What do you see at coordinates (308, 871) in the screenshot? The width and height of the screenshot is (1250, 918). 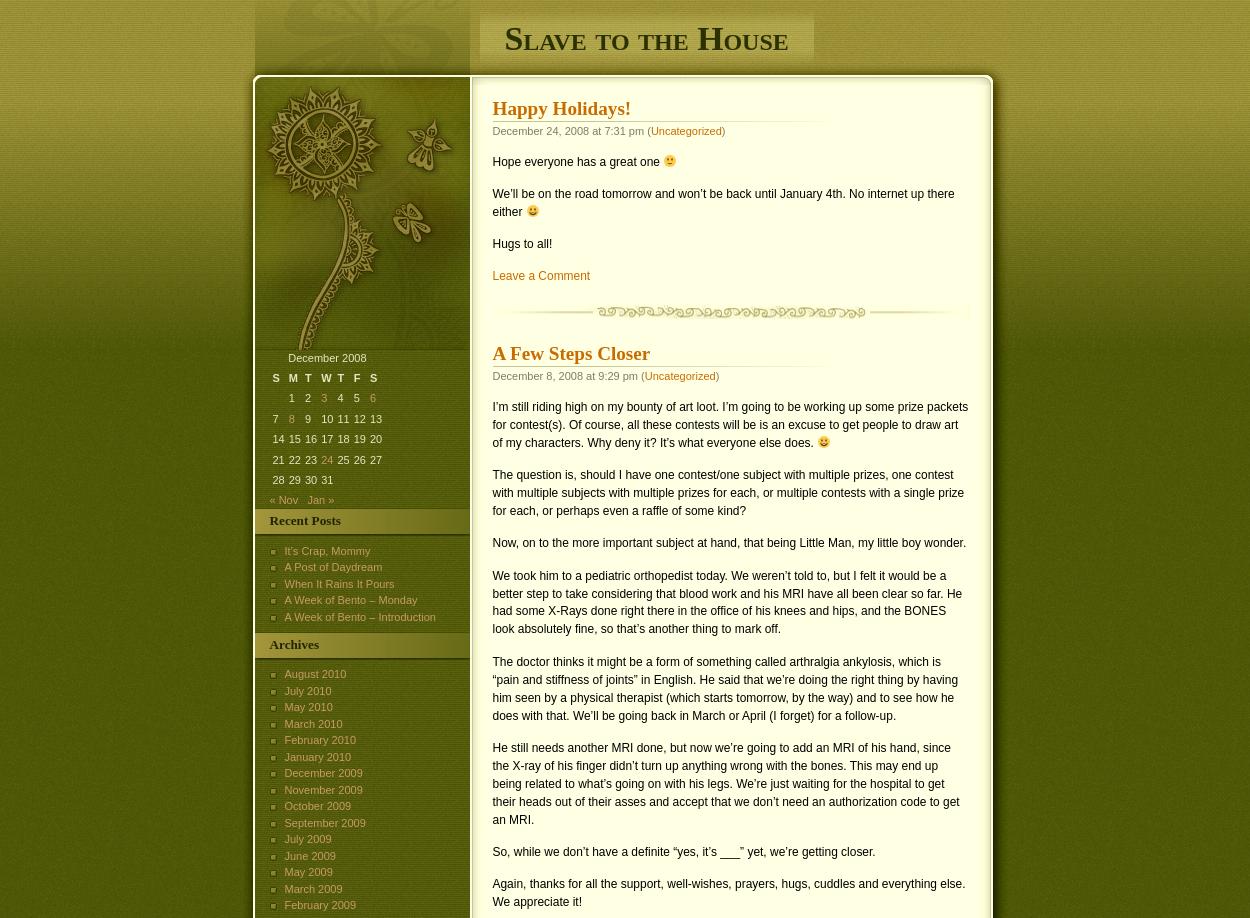 I see `'May 2009'` at bounding box center [308, 871].